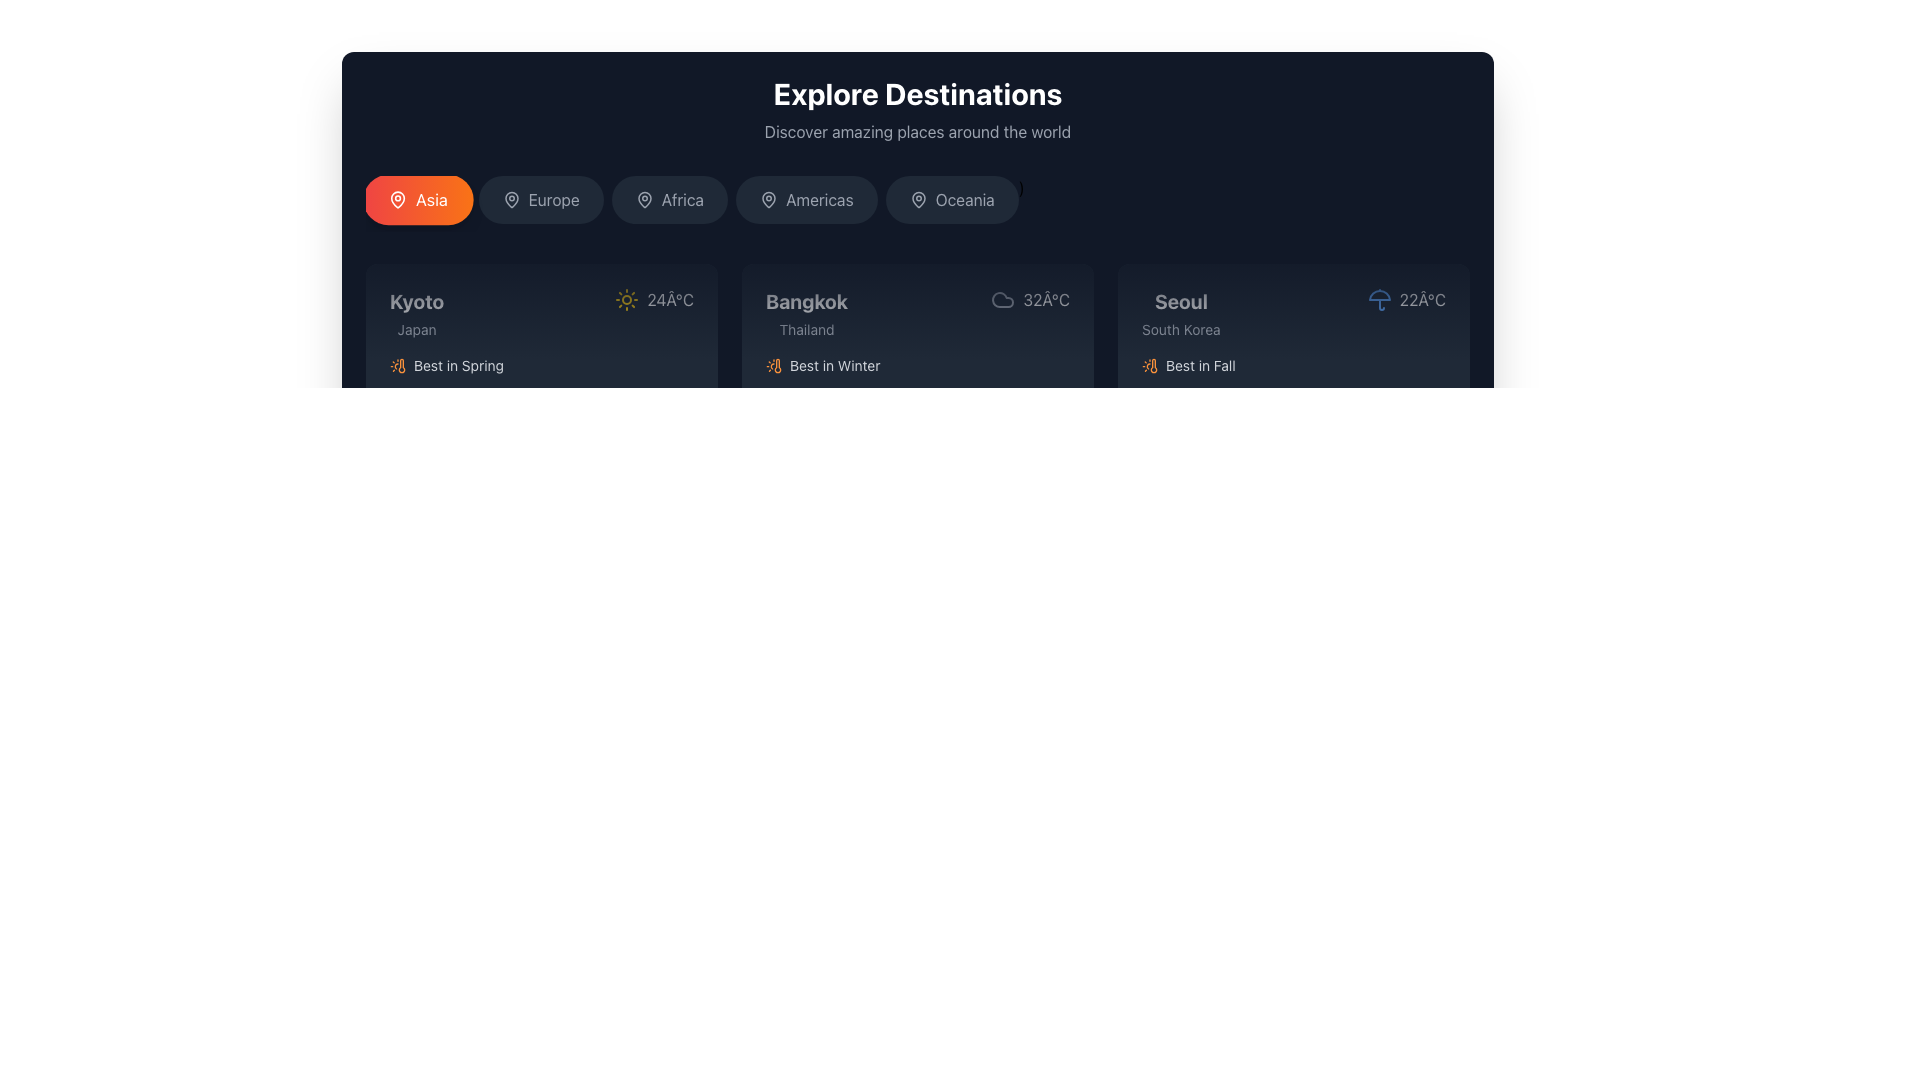  Describe the element at coordinates (767, 200) in the screenshot. I see `the icon located inside the 'Americas' button on the navigation bar, which serves as a visual indicator preceding the 'Americas' text` at that location.